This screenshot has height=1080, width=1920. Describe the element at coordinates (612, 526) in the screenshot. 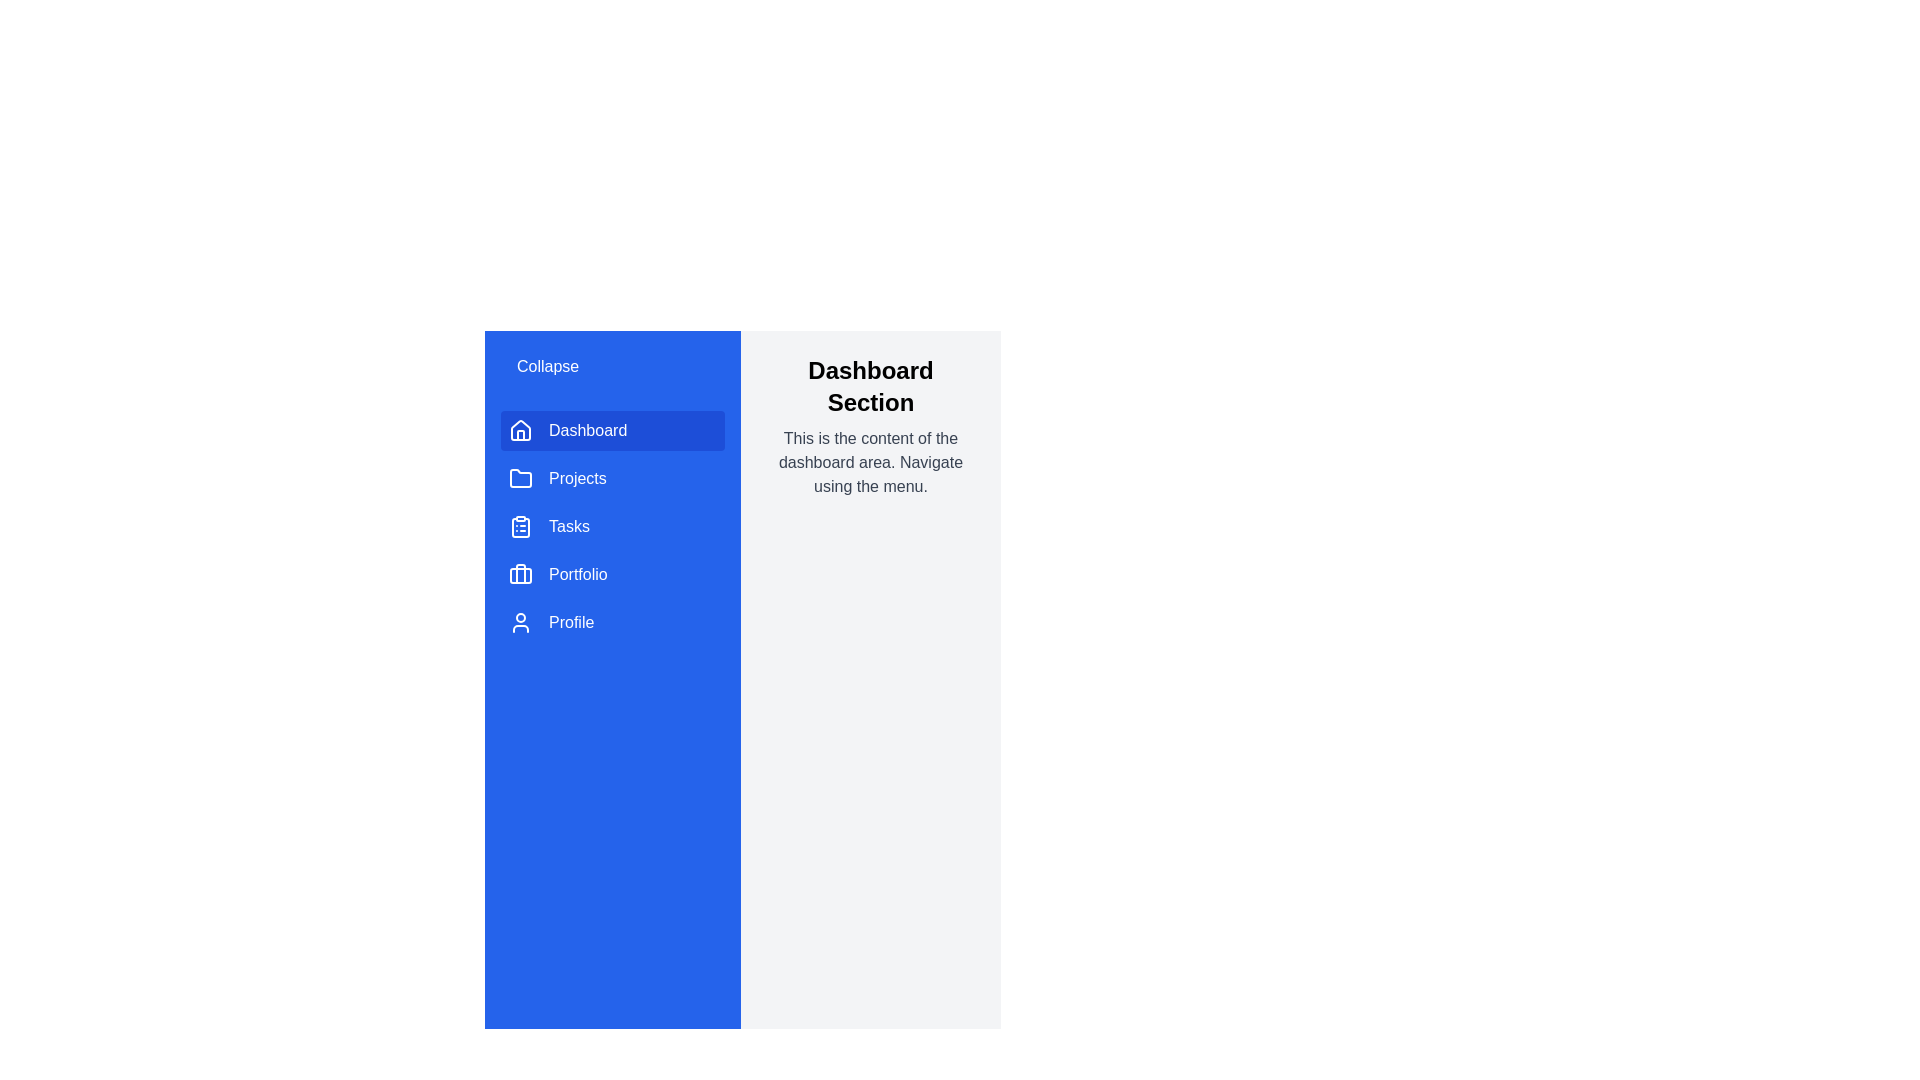

I see `the menu item Tasks to navigate to the corresponding section` at that location.